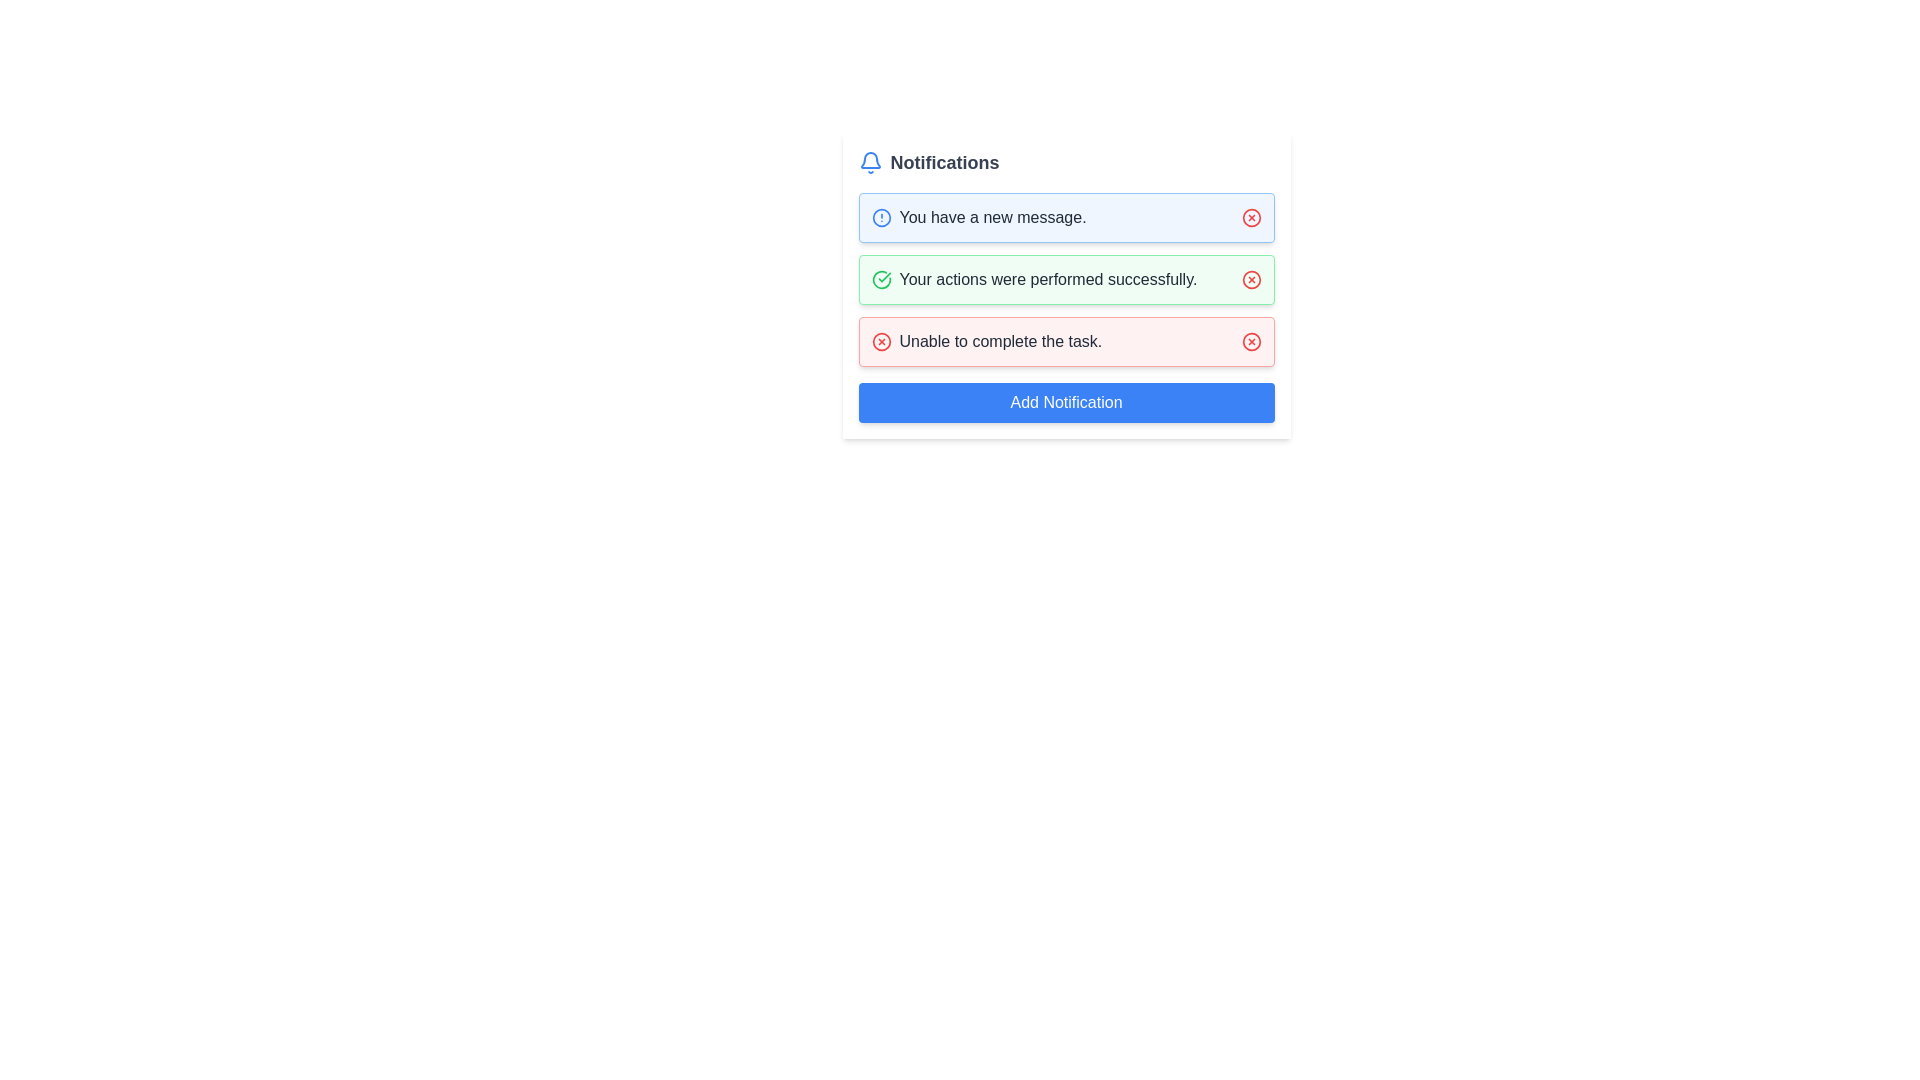 The image size is (1920, 1080). What do you see at coordinates (993, 218) in the screenshot?
I see `the Text Label indicating a new message, which is positioned in the notification area next to a blue icon and a close button` at bounding box center [993, 218].